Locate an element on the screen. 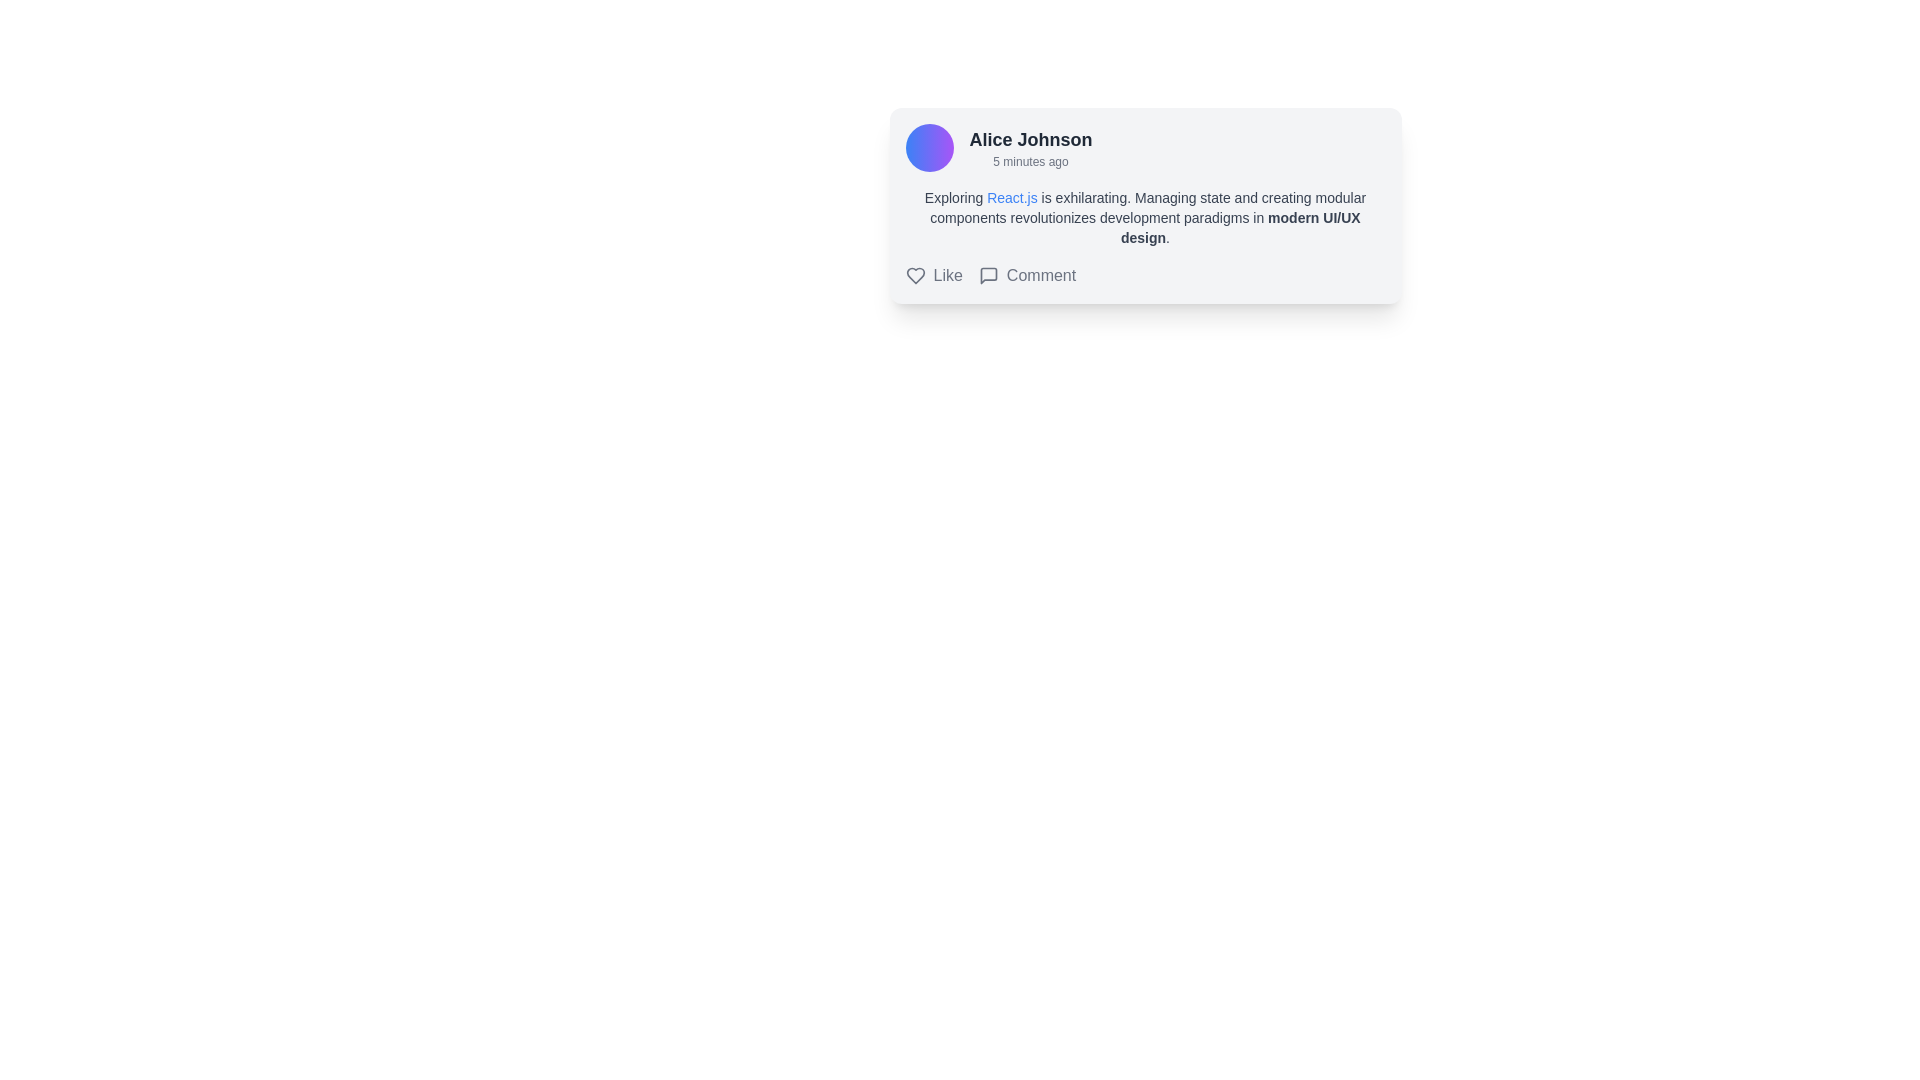  the 'Comment' button, which features a speech bubble icon and the text 'Comment' is located at coordinates (1027, 276).